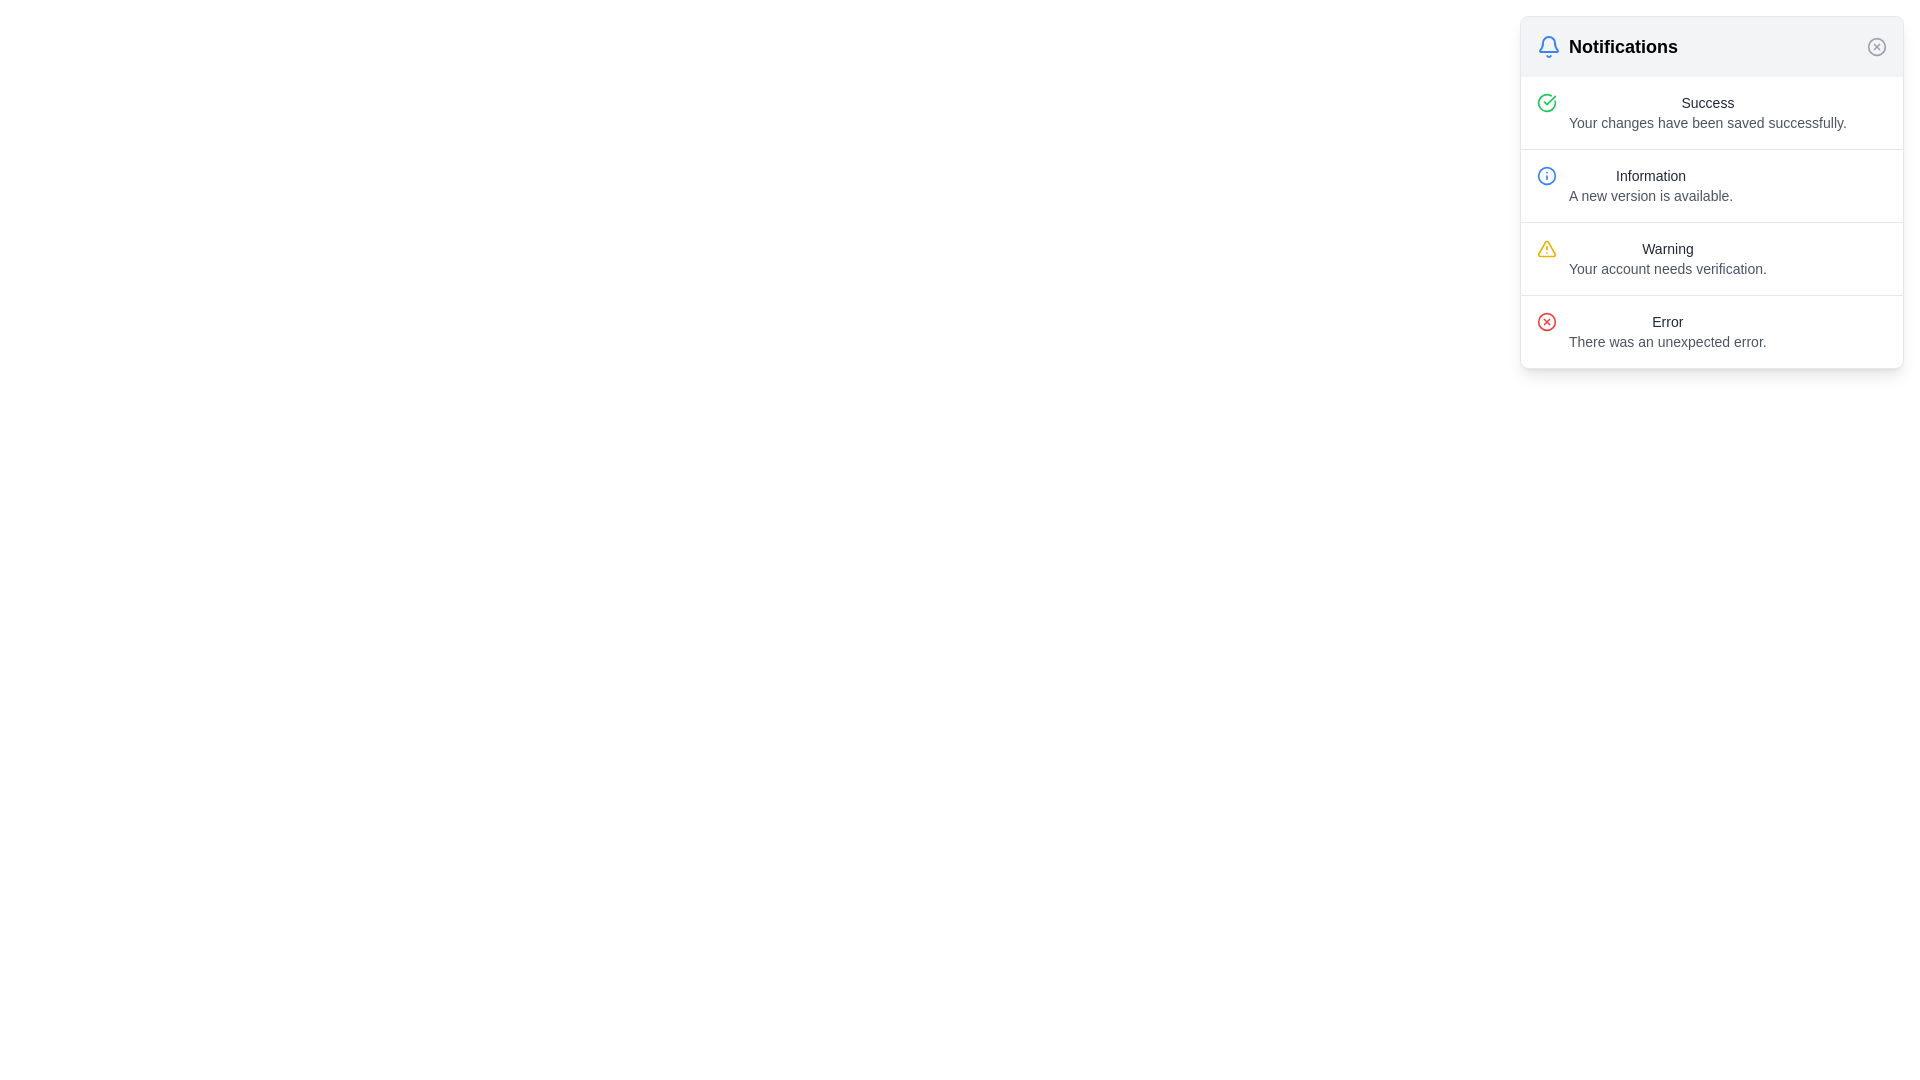 This screenshot has height=1080, width=1920. Describe the element at coordinates (1667, 320) in the screenshot. I see `the 'Error' text label, which is displayed in a small, medium-weight, gray font within the notification box, located at the bottom section under the 'Error' icon` at that location.